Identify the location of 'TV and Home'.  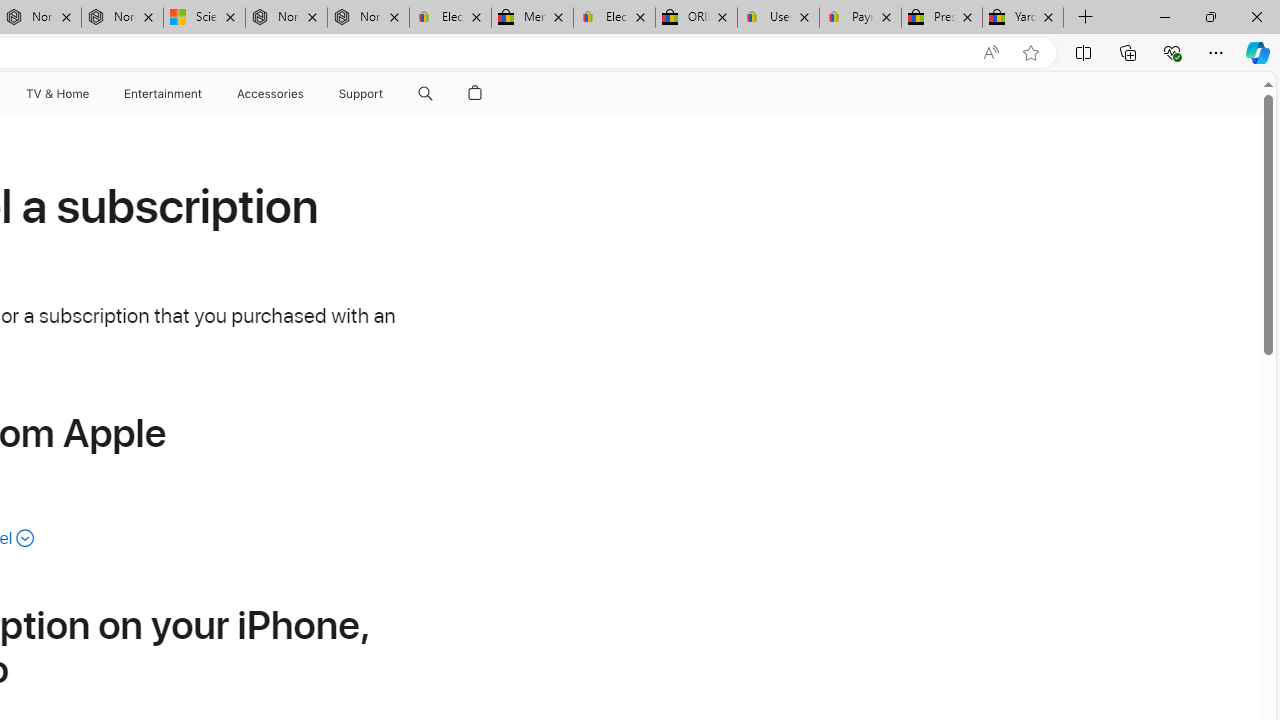
(56, 93).